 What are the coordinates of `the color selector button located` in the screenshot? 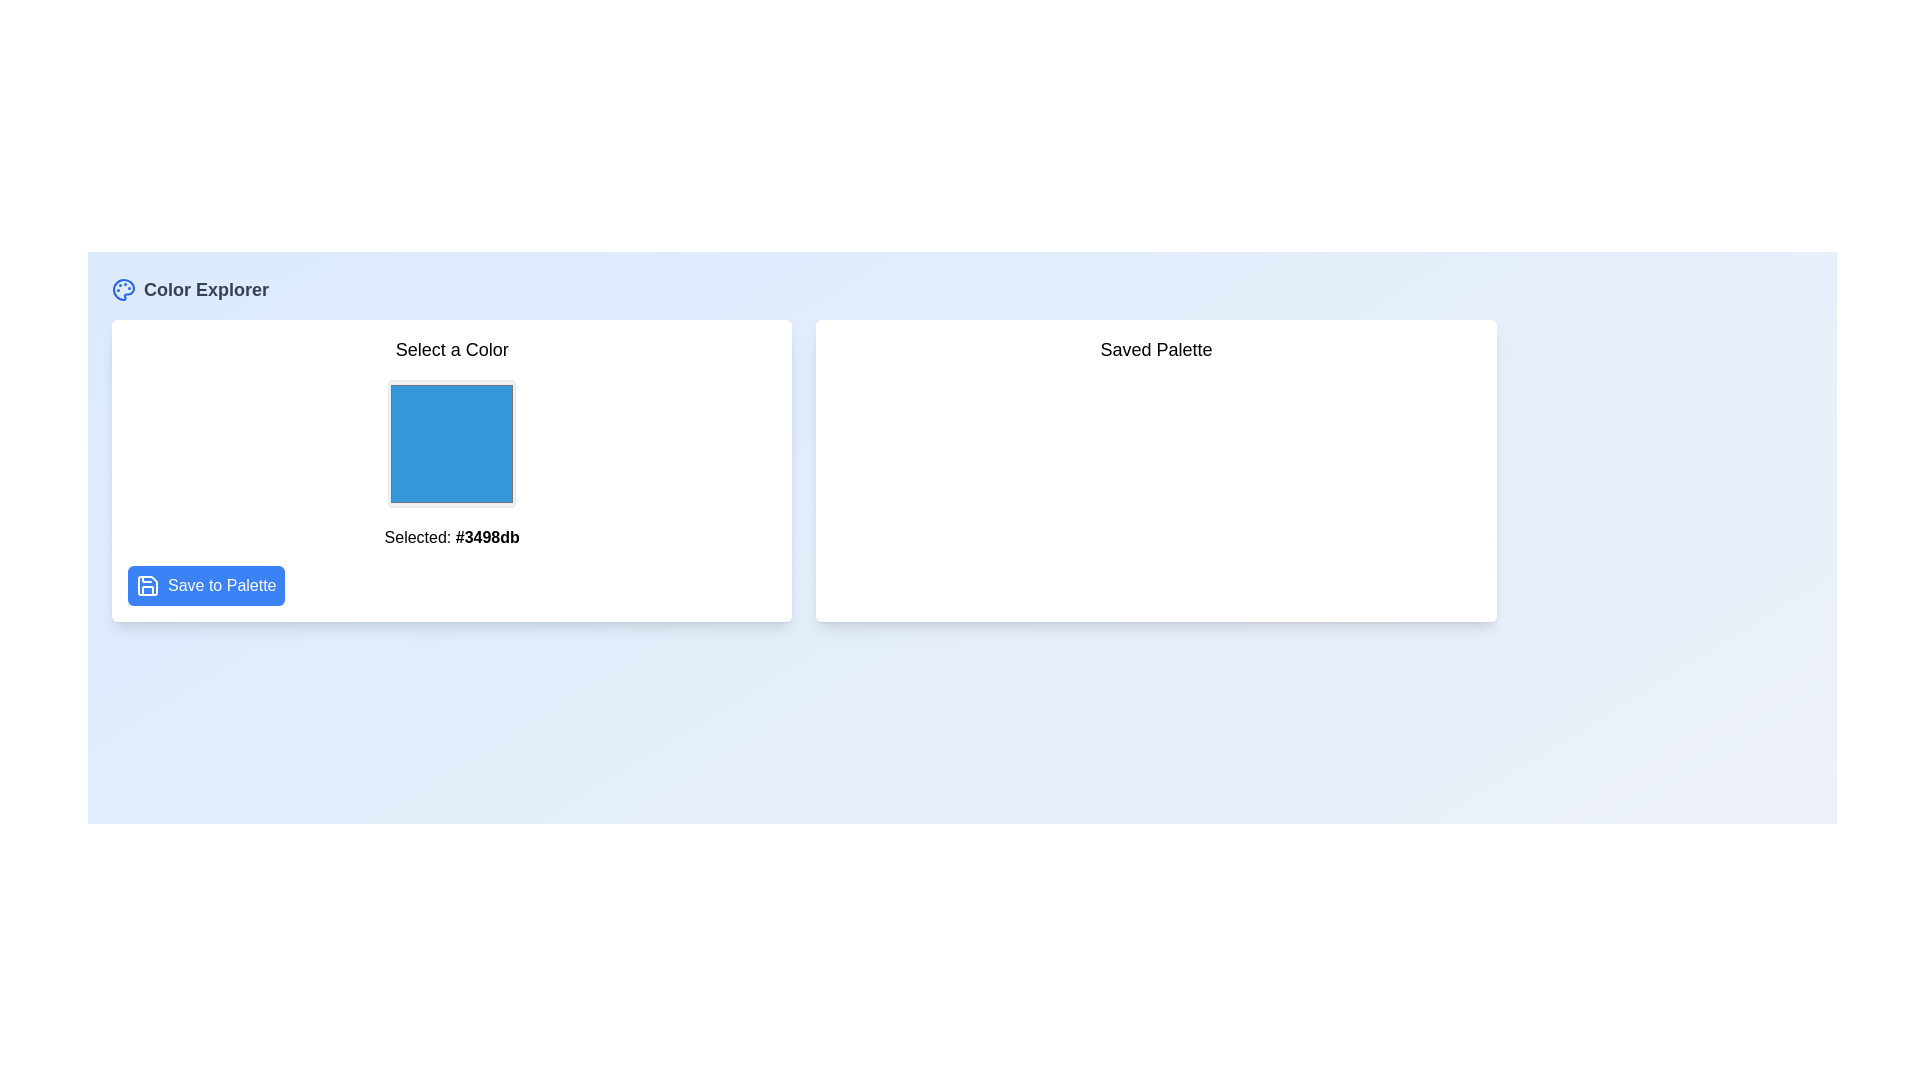 It's located at (450, 470).